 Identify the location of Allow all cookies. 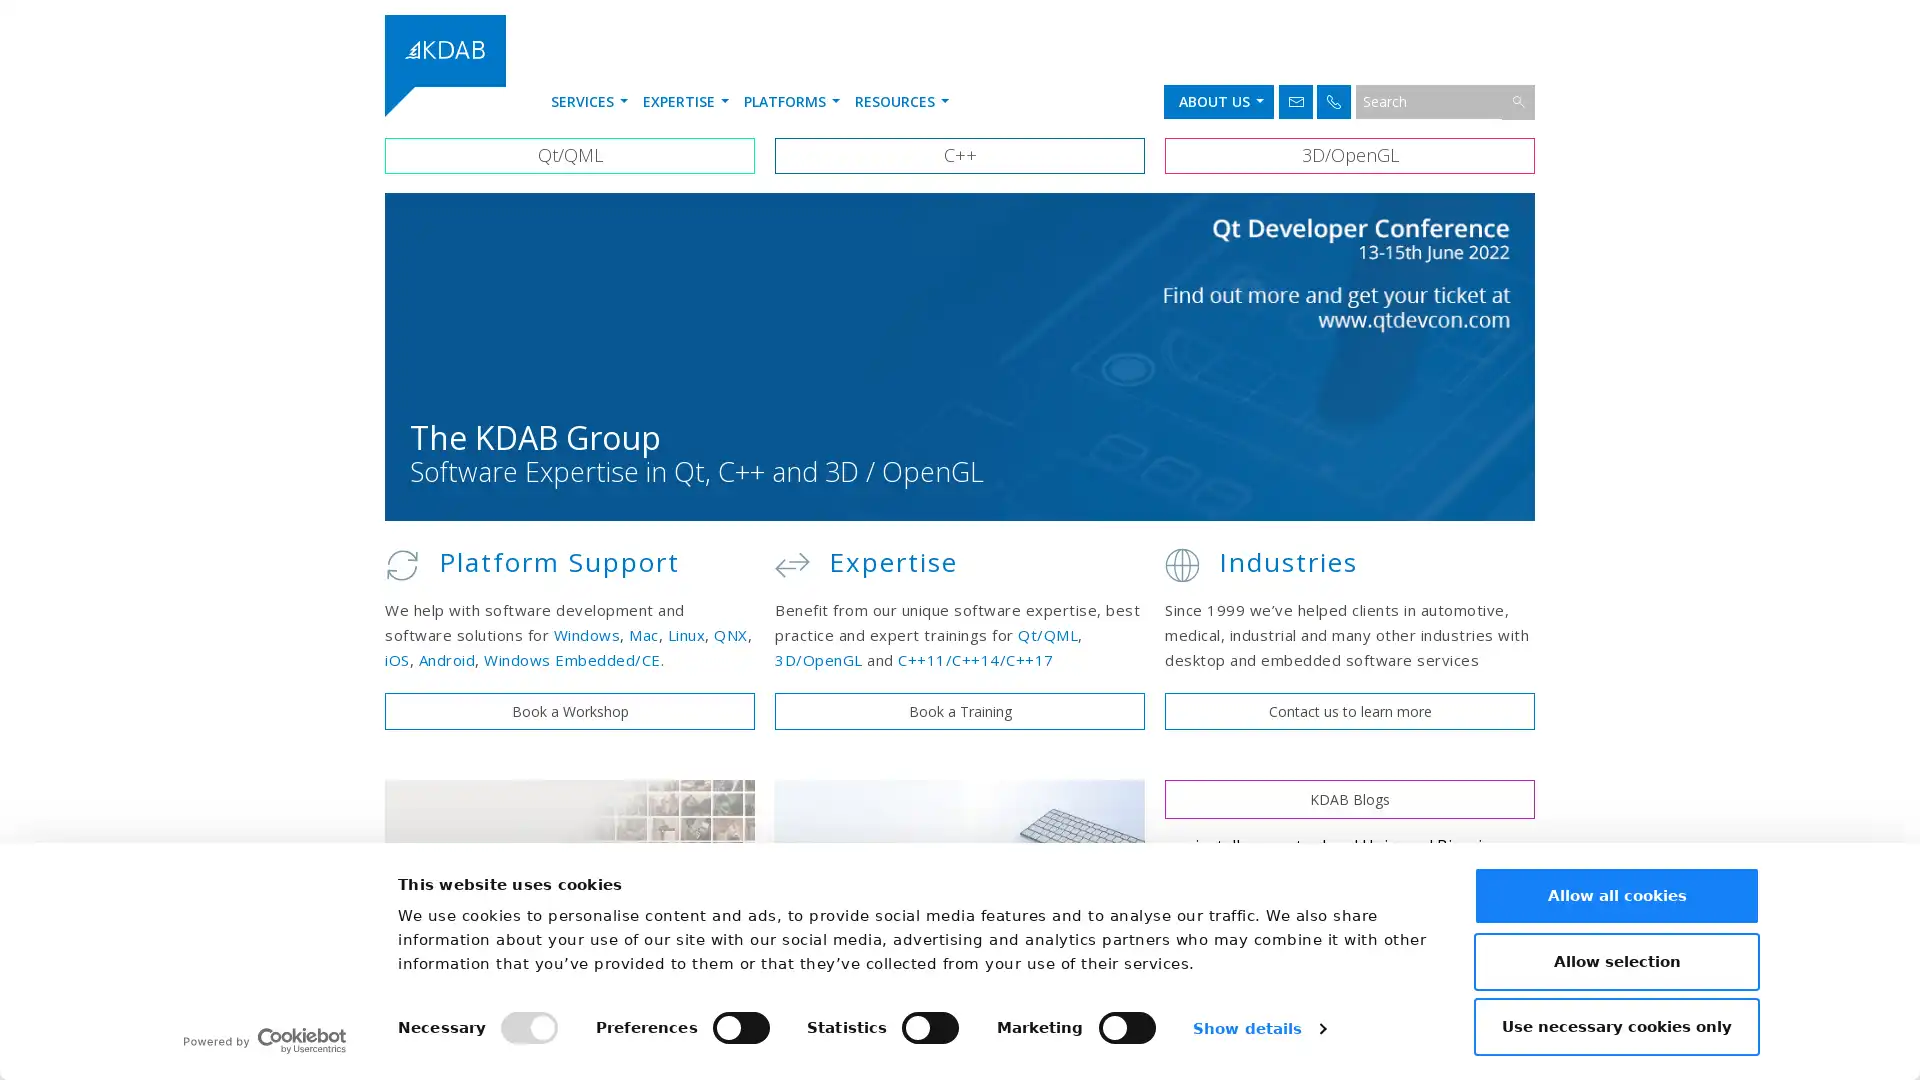
(1617, 894).